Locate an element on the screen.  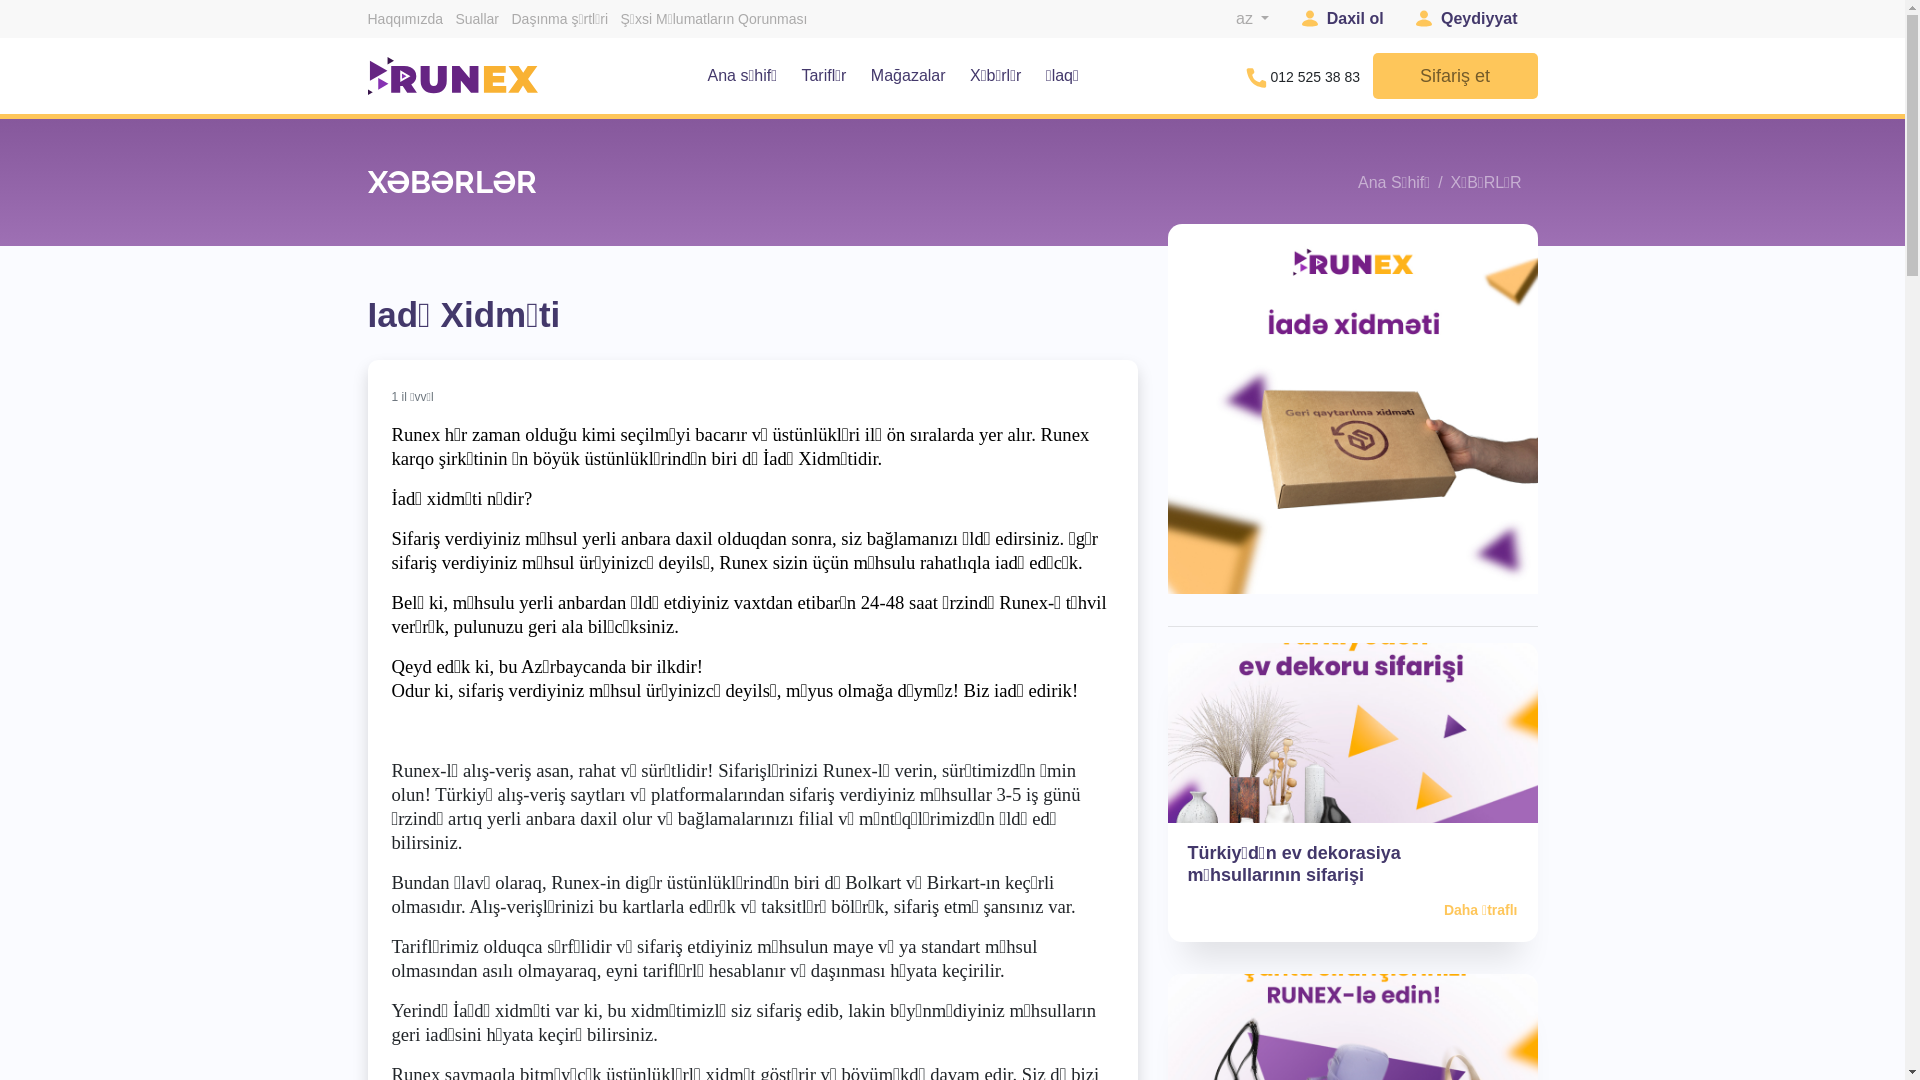
'Suallar' is located at coordinates (475, 19).